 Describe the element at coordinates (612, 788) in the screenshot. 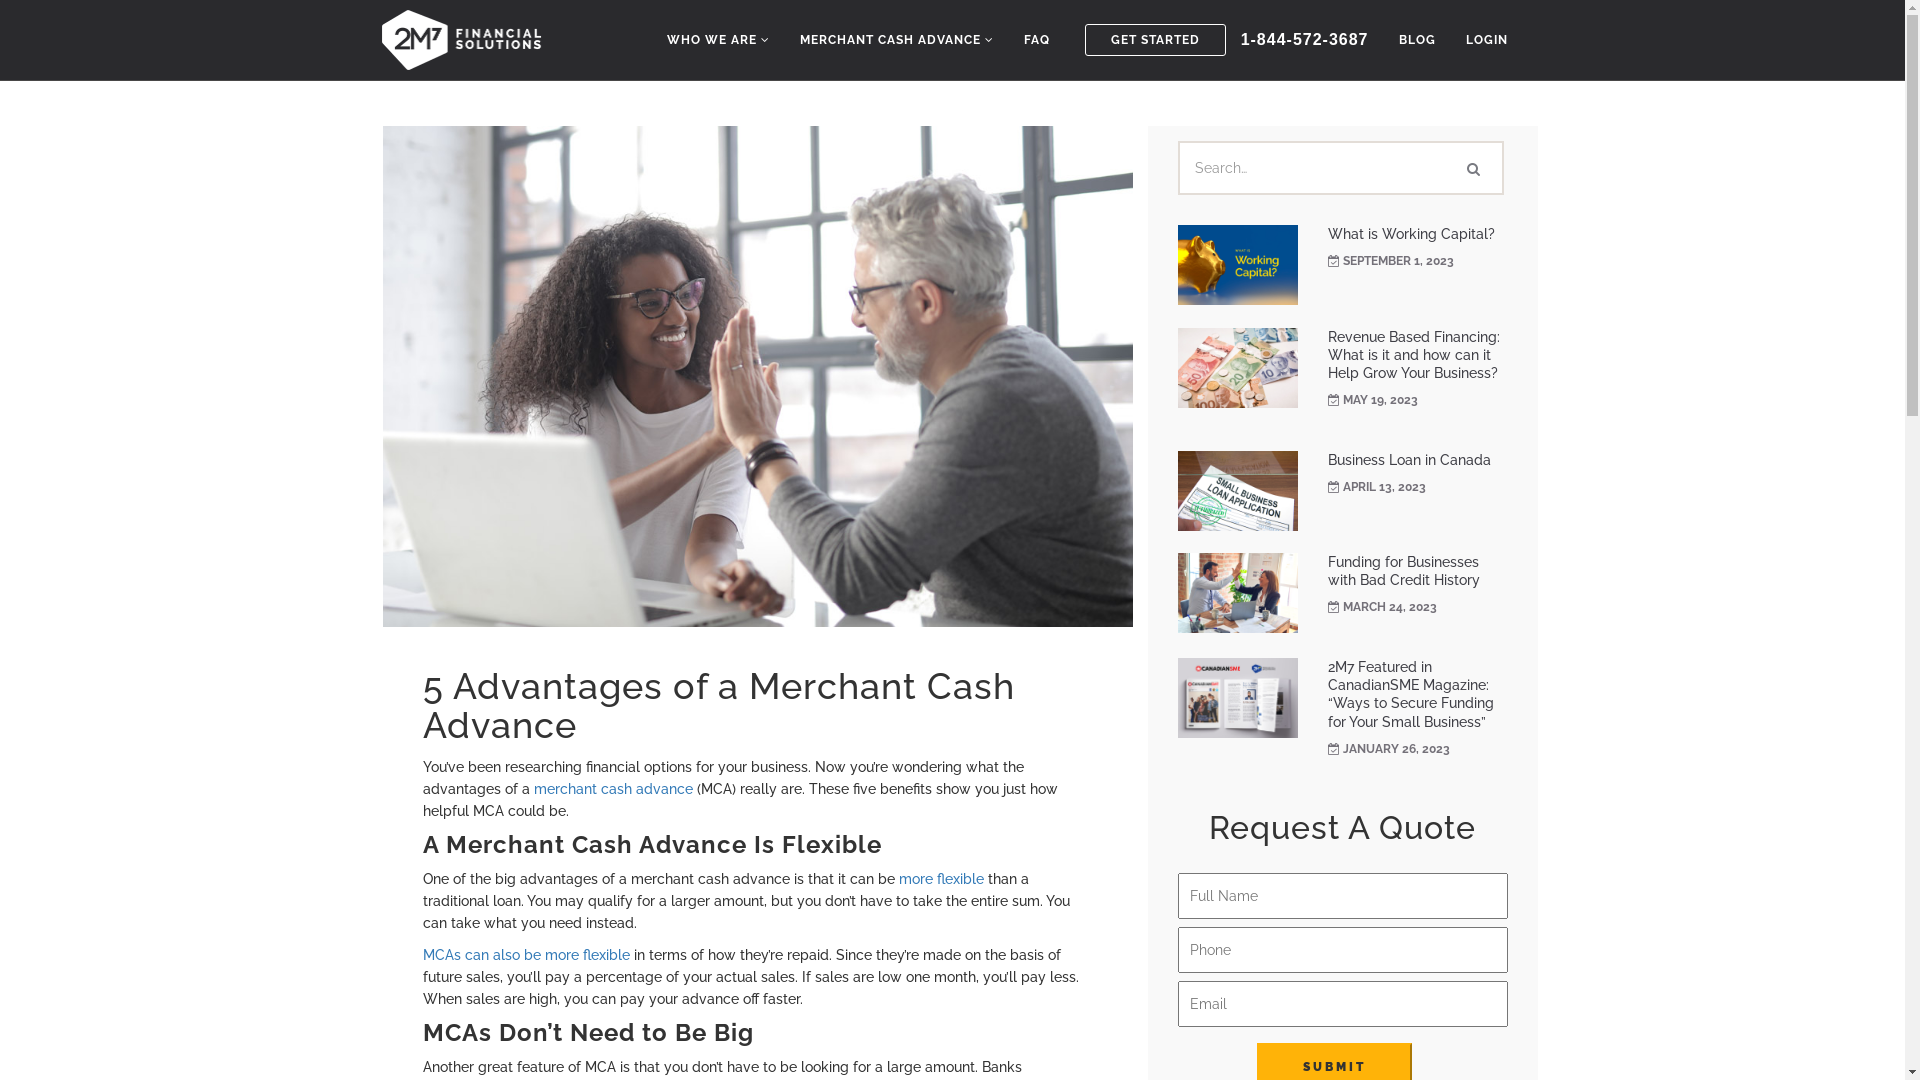

I see `'merchant cash advance'` at that location.